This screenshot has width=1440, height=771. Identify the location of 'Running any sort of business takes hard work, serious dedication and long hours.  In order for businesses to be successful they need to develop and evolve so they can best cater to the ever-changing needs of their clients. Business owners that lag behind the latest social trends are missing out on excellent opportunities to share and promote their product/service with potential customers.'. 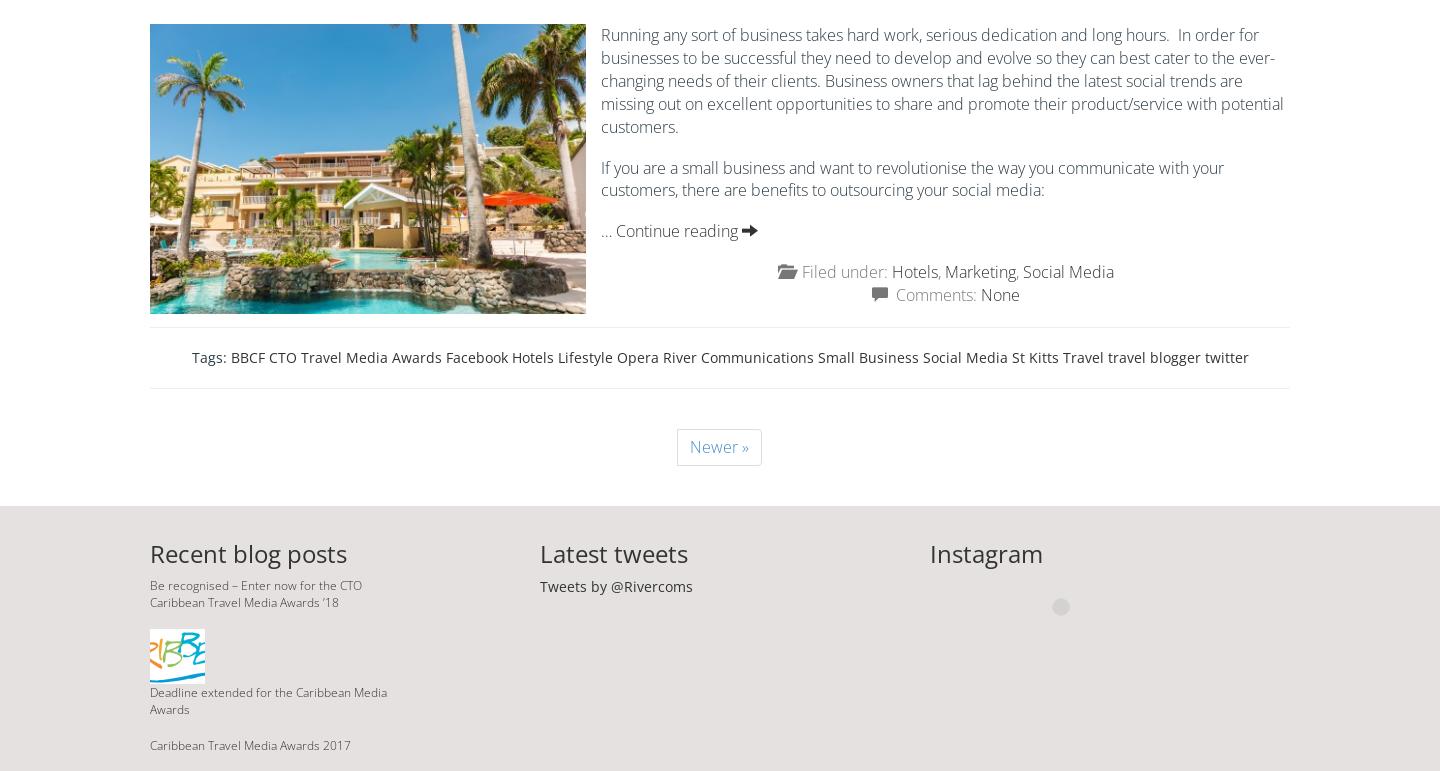
(942, 80).